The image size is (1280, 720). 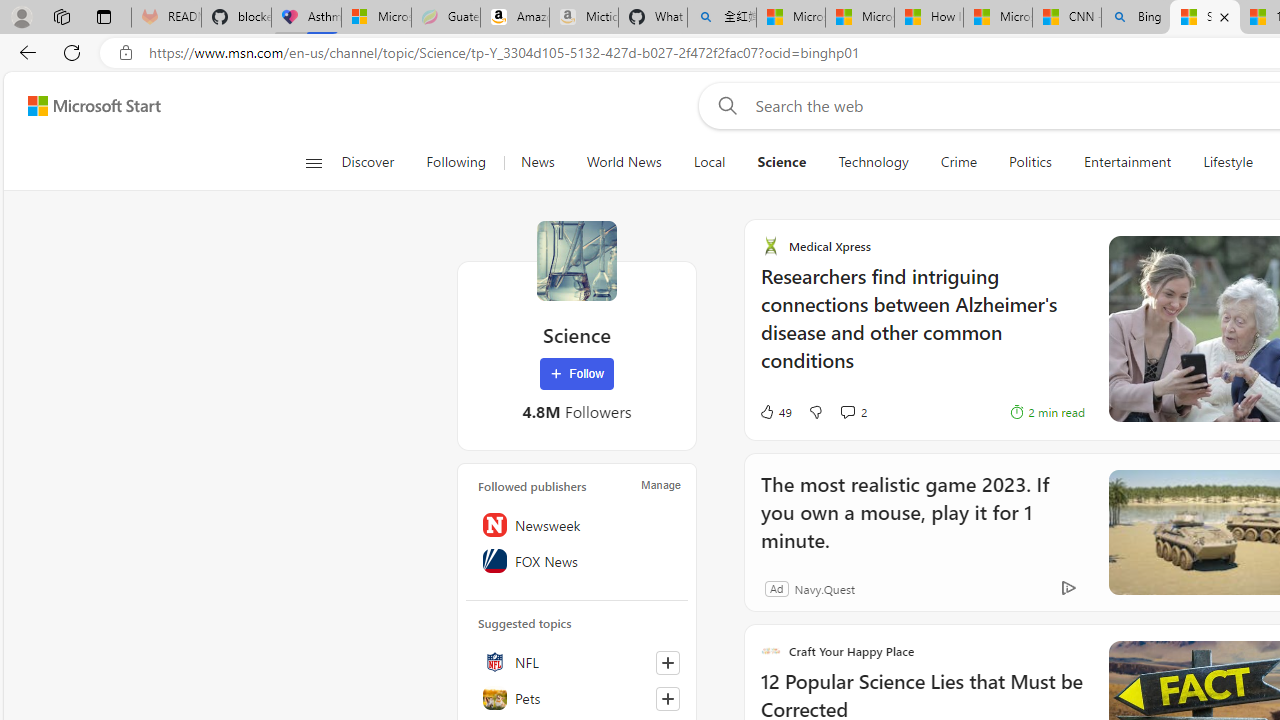 I want to click on '49 Like', so click(x=752, y=411).